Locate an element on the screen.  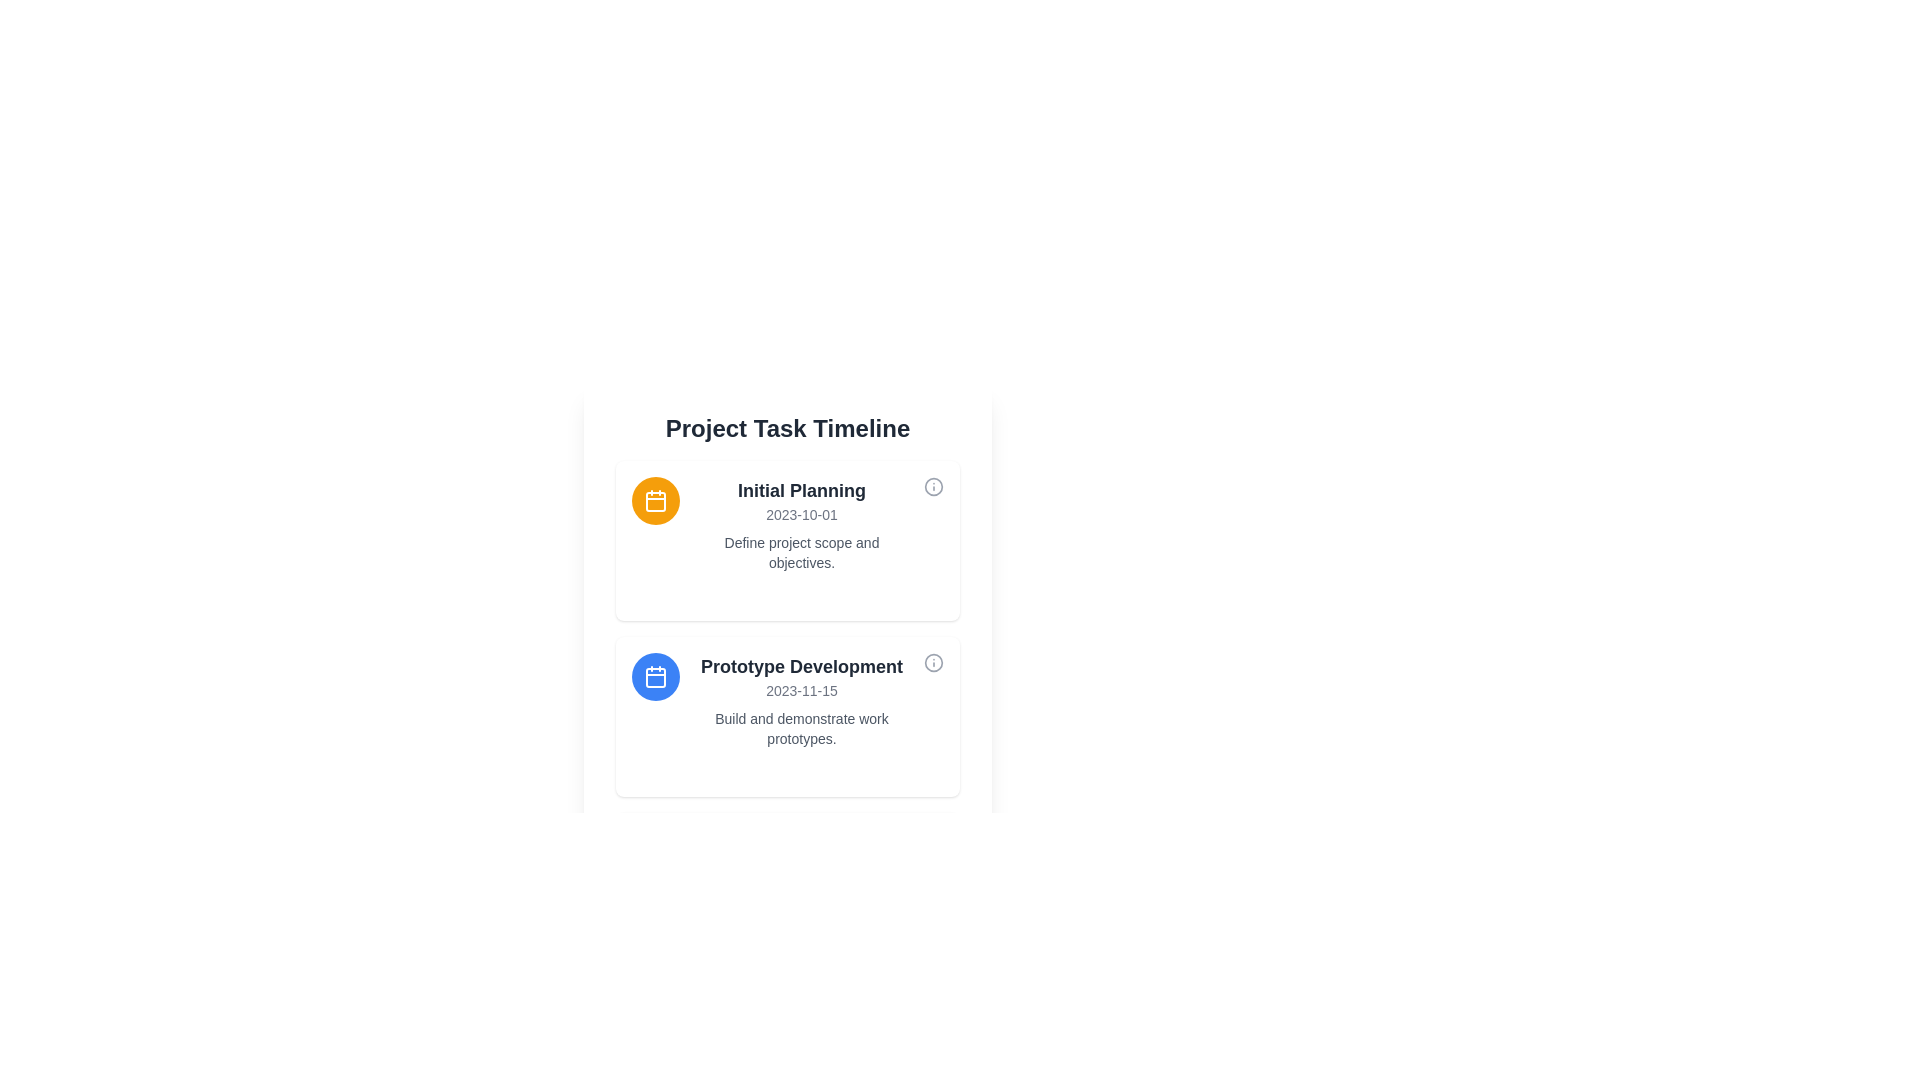
visually on the SVG shape within the calendar icon for the 'Initial Planning' section in the 'Project Task Timeline' by moving the cursor to its center is located at coordinates (656, 500).